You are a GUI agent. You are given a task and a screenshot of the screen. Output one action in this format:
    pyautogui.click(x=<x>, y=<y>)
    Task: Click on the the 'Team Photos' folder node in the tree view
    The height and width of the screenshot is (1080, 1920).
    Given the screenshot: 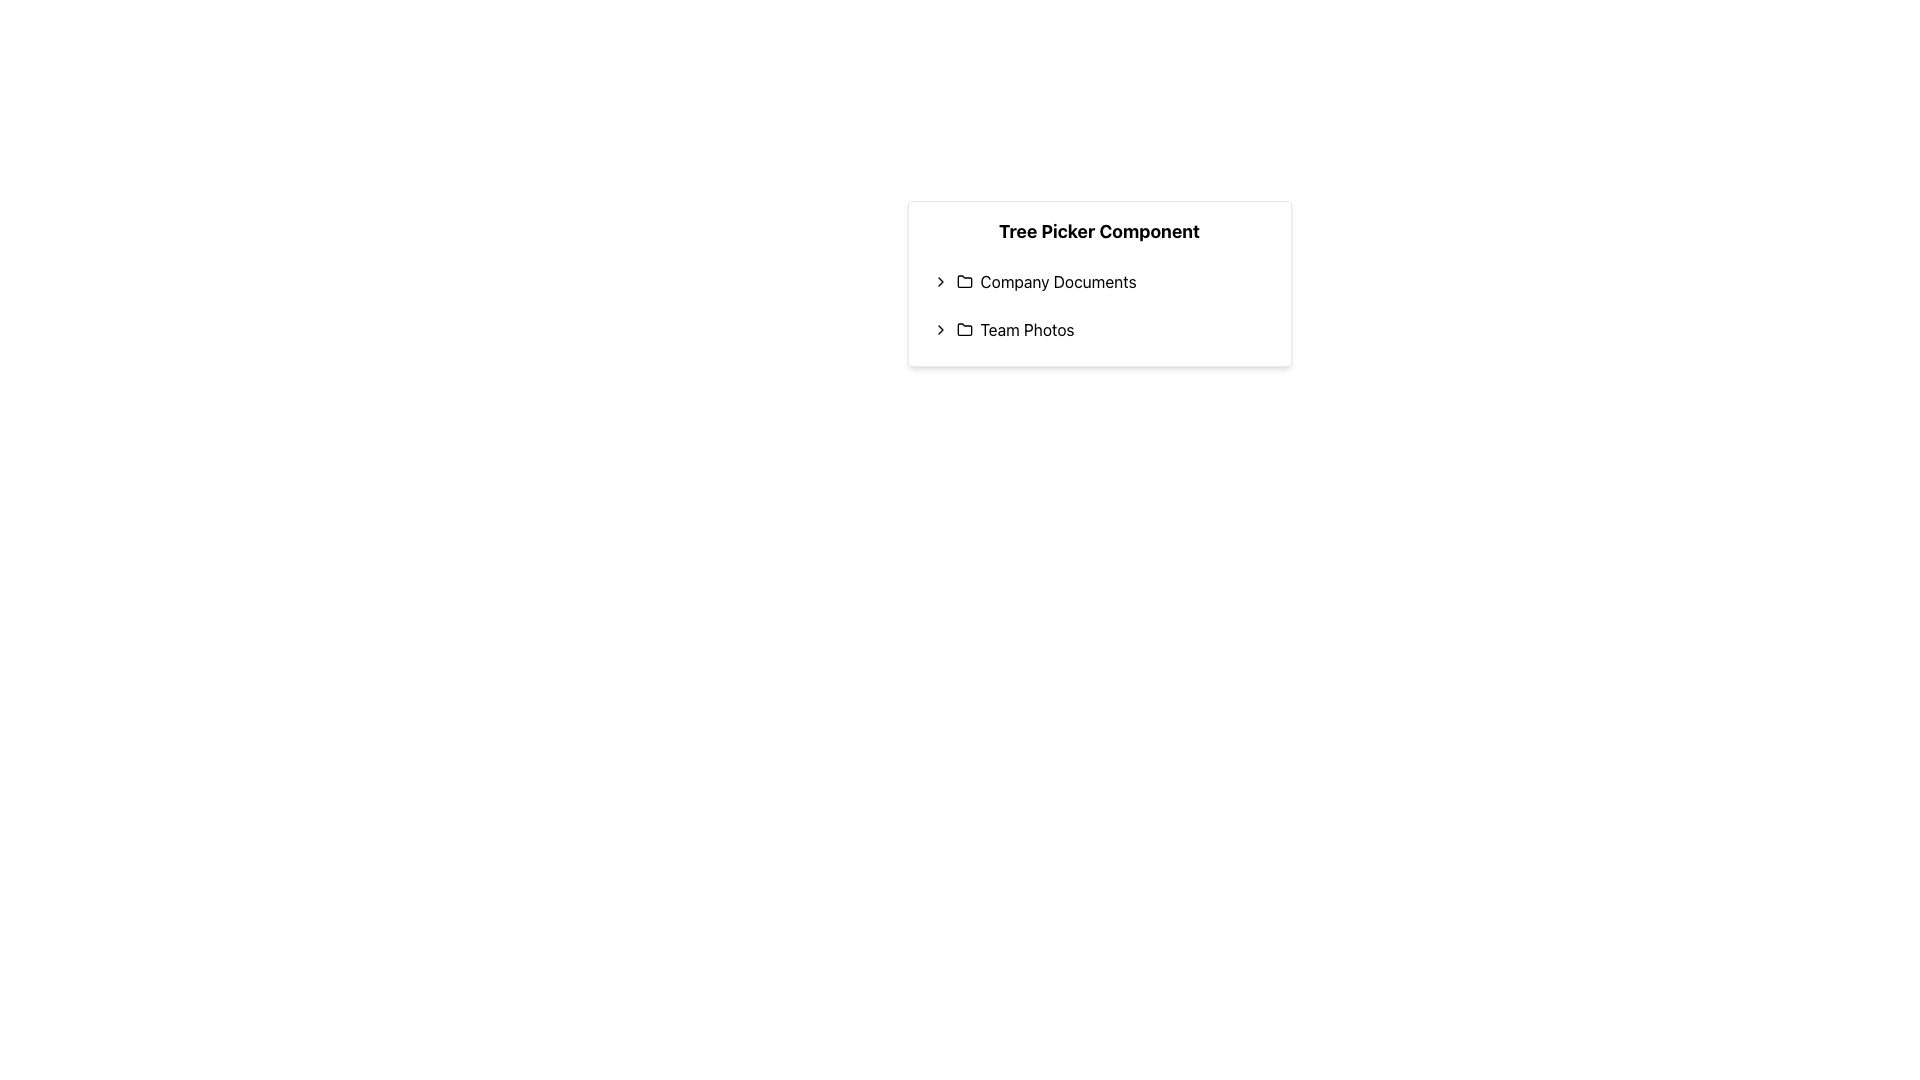 What is the action you would take?
    pyautogui.click(x=1098, y=329)
    